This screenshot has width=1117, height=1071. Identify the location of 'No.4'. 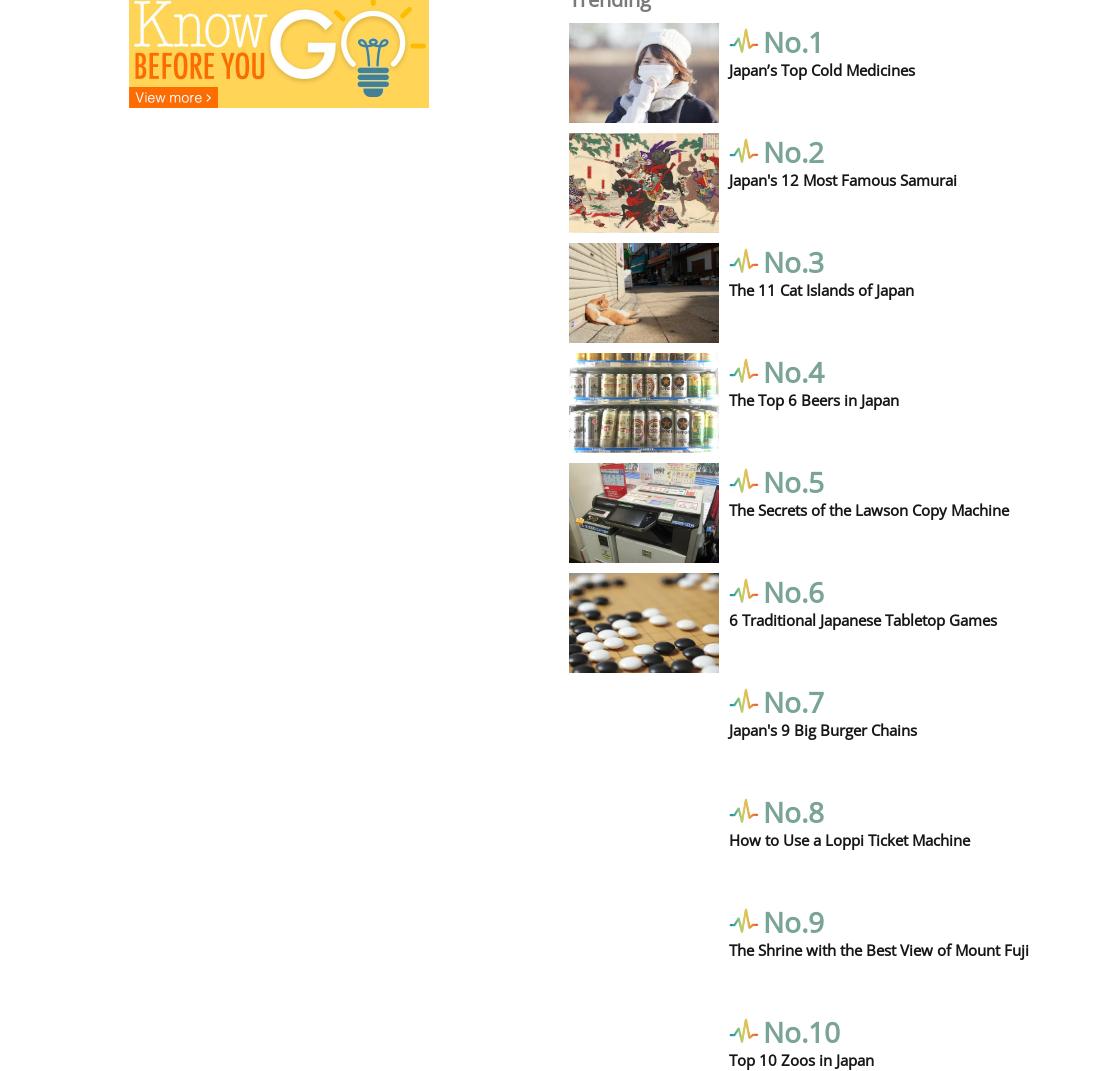
(792, 369).